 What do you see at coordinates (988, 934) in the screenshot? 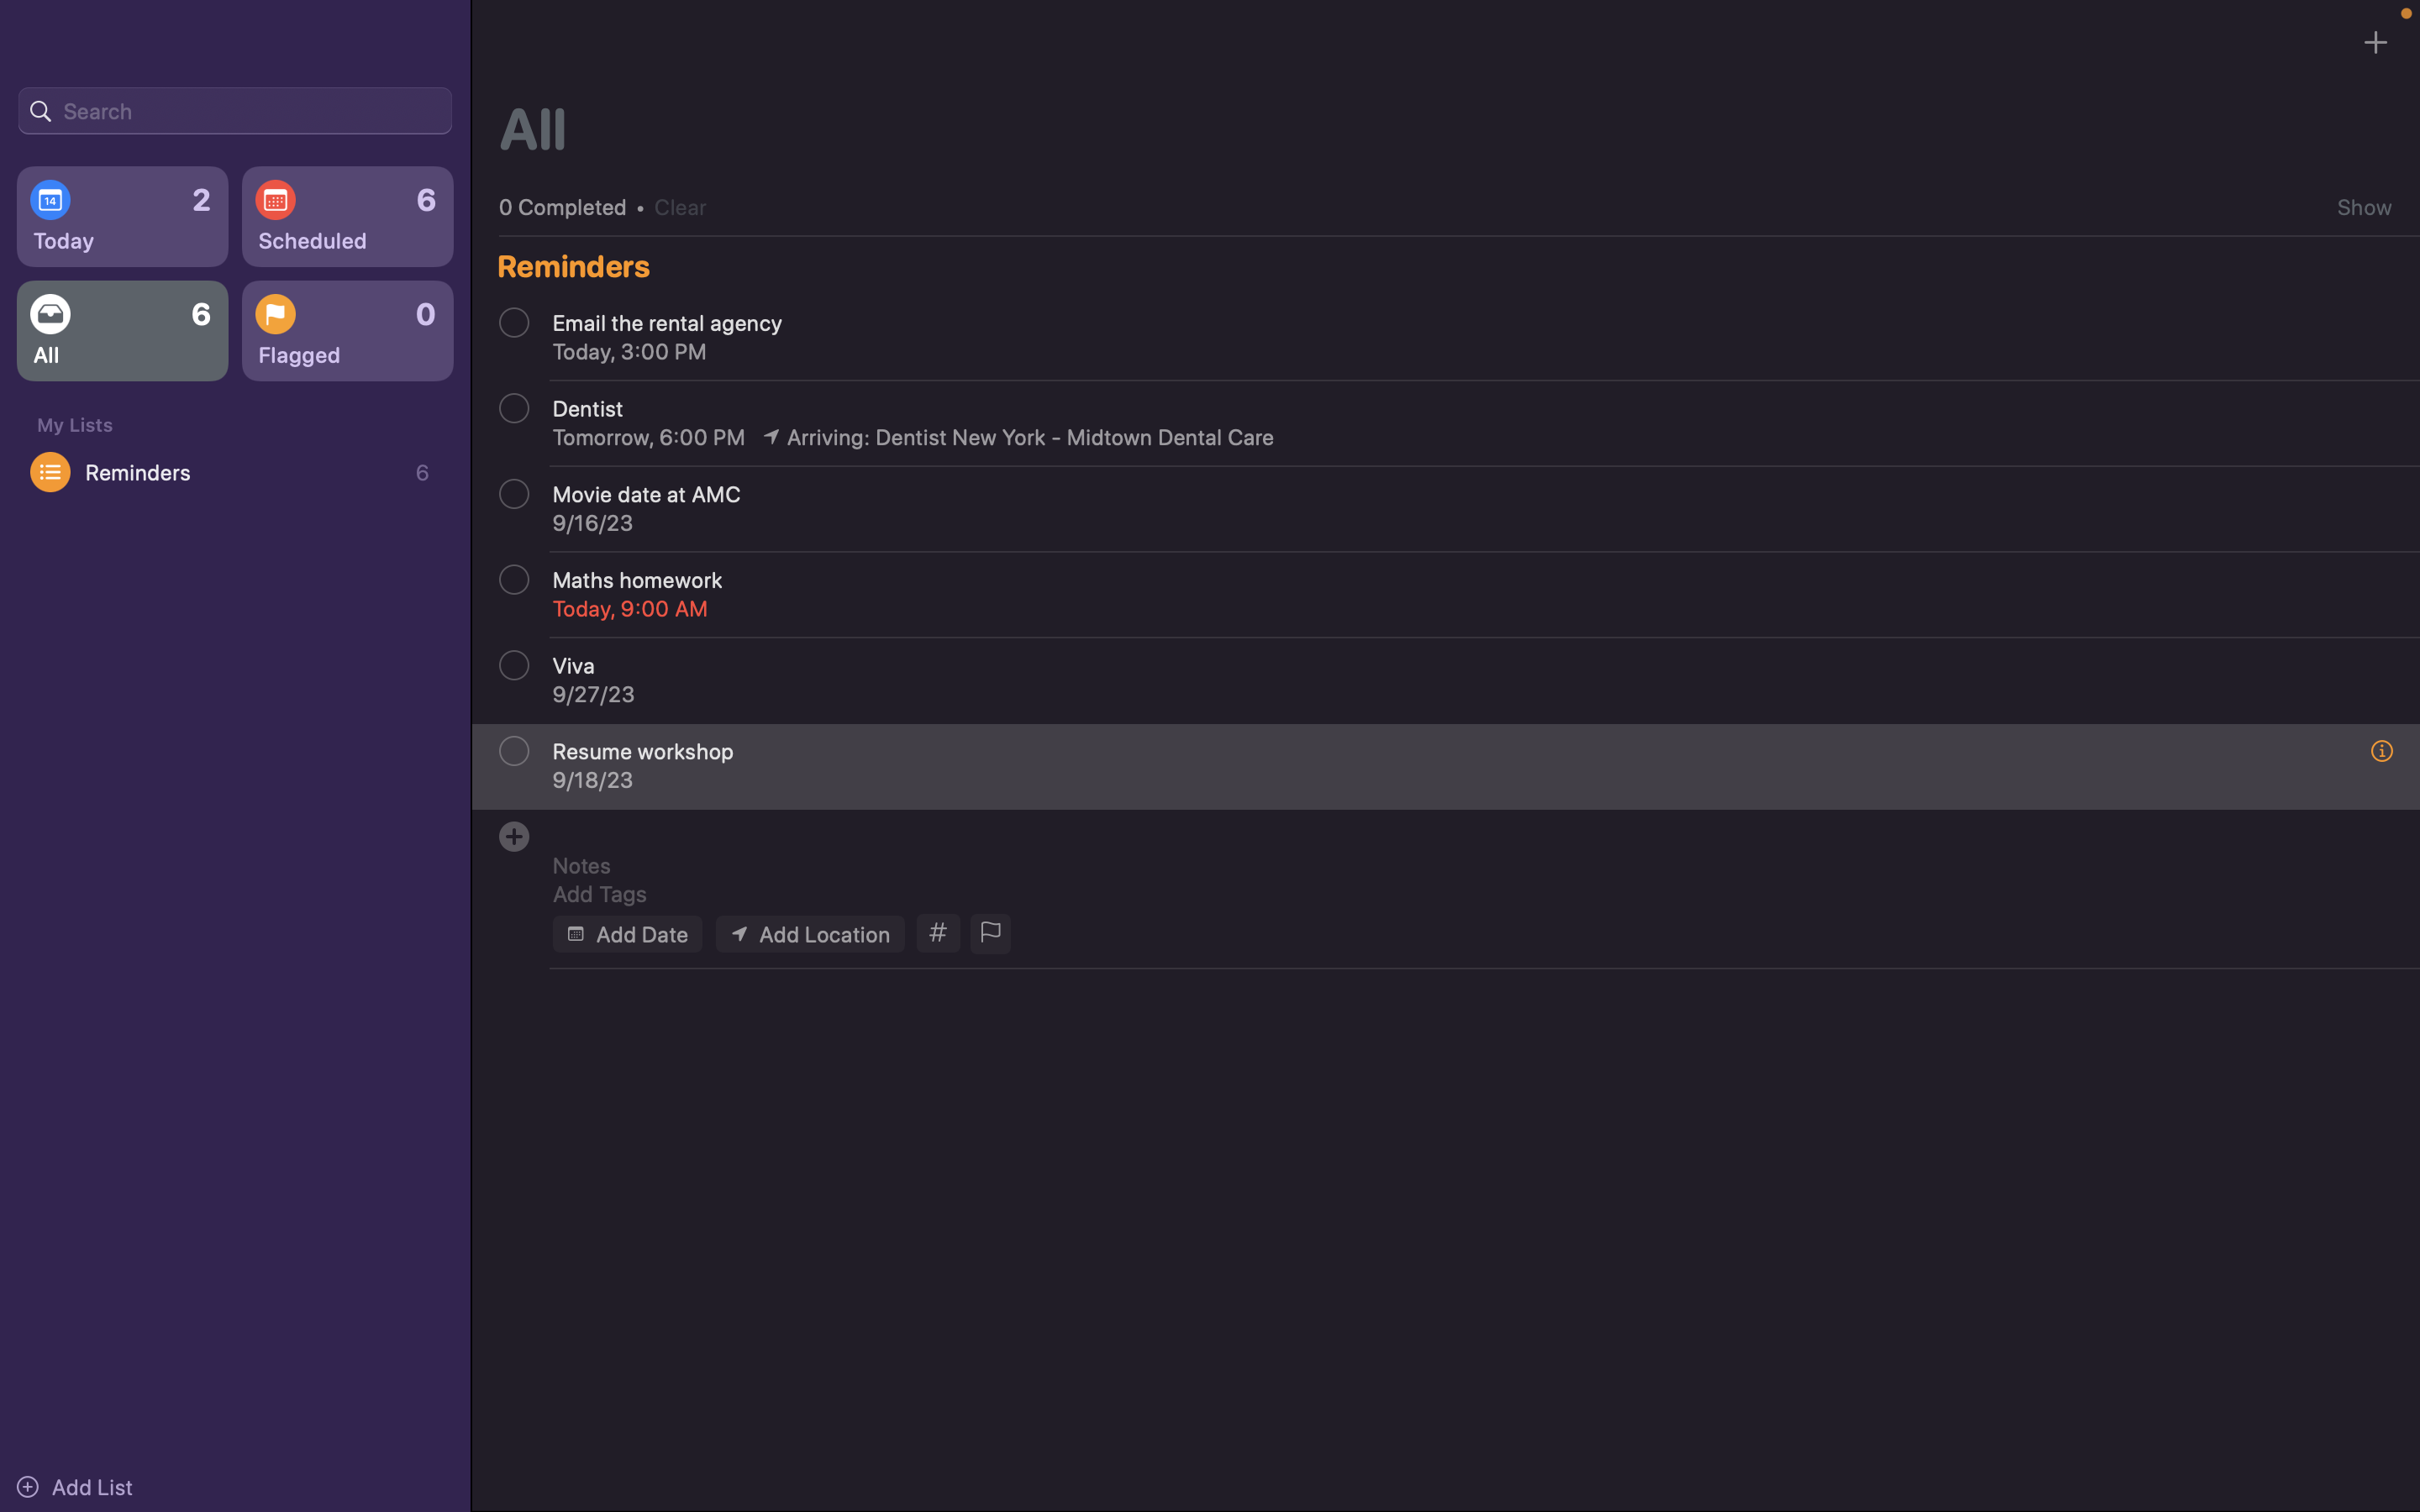
I see `Highlight this event as critical` at bounding box center [988, 934].